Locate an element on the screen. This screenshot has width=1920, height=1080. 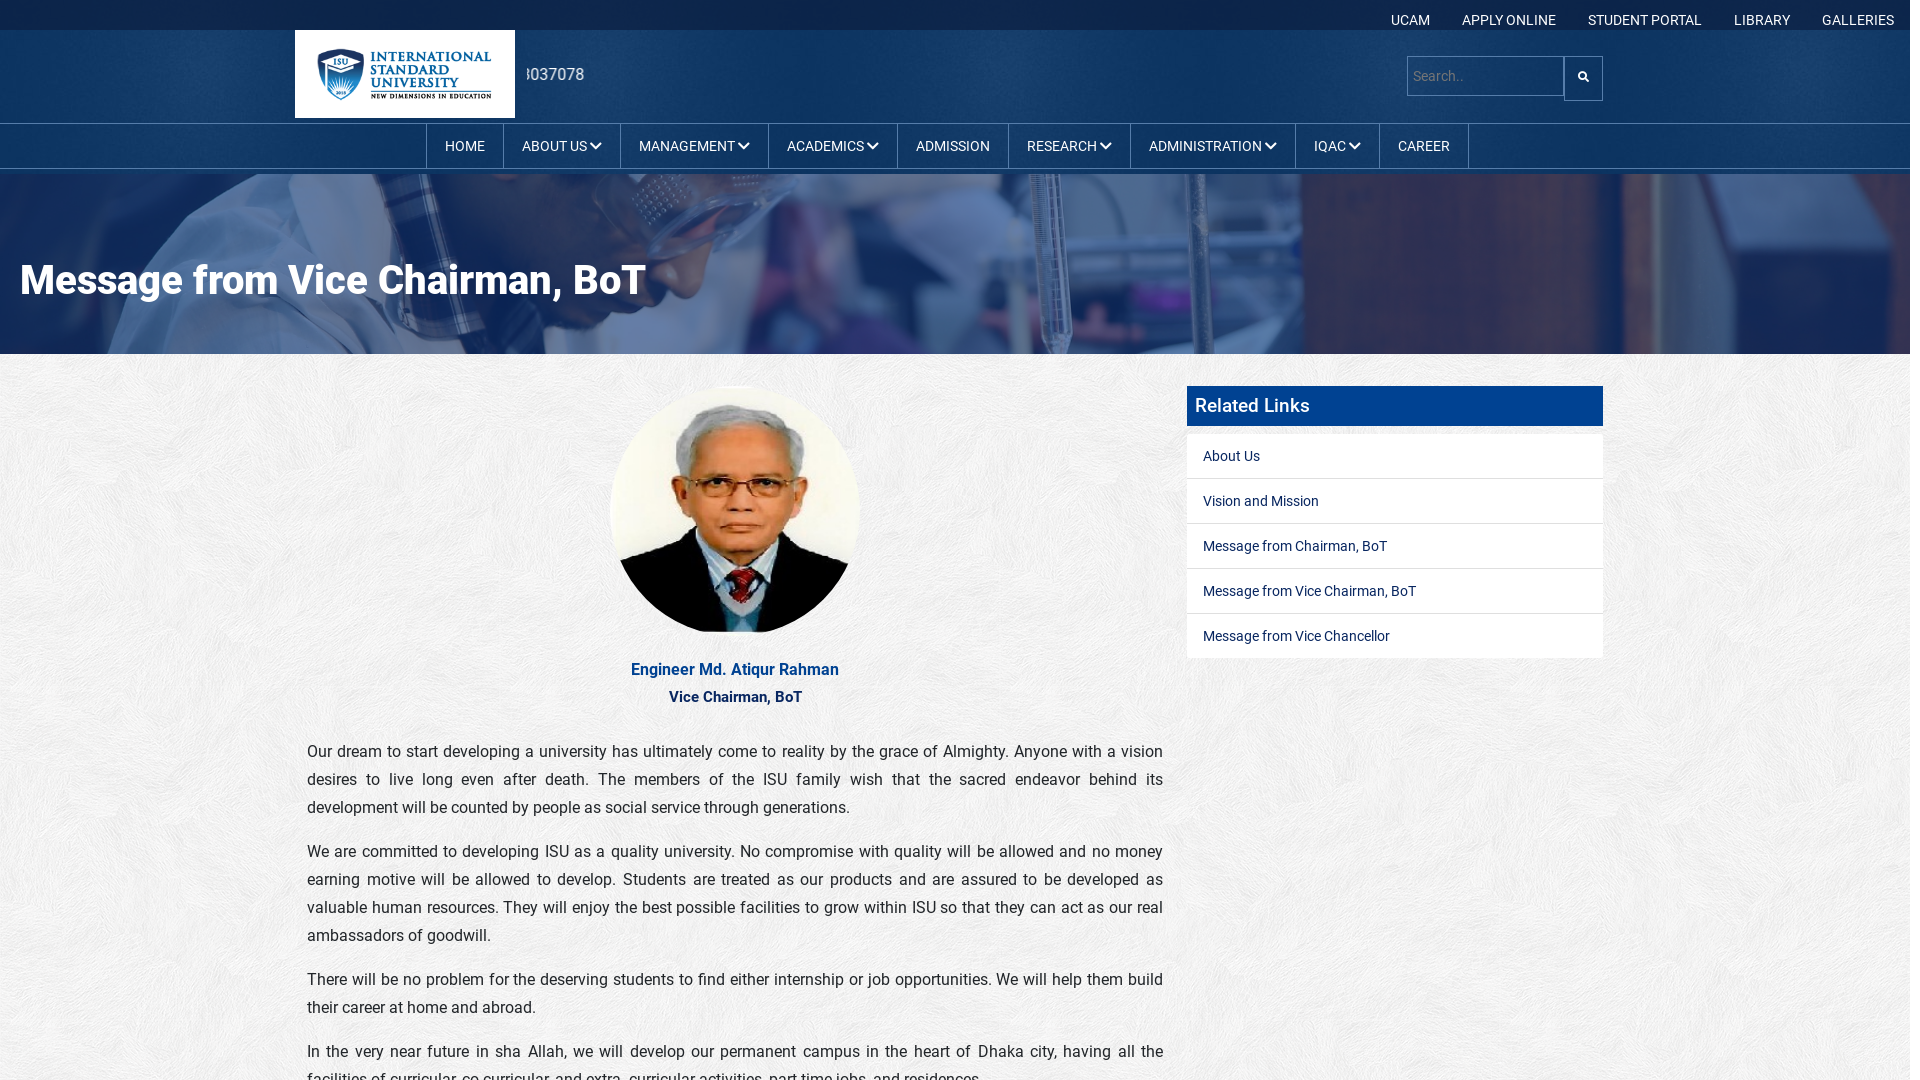
'RESEARCH' is located at coordinates (1067, 145).